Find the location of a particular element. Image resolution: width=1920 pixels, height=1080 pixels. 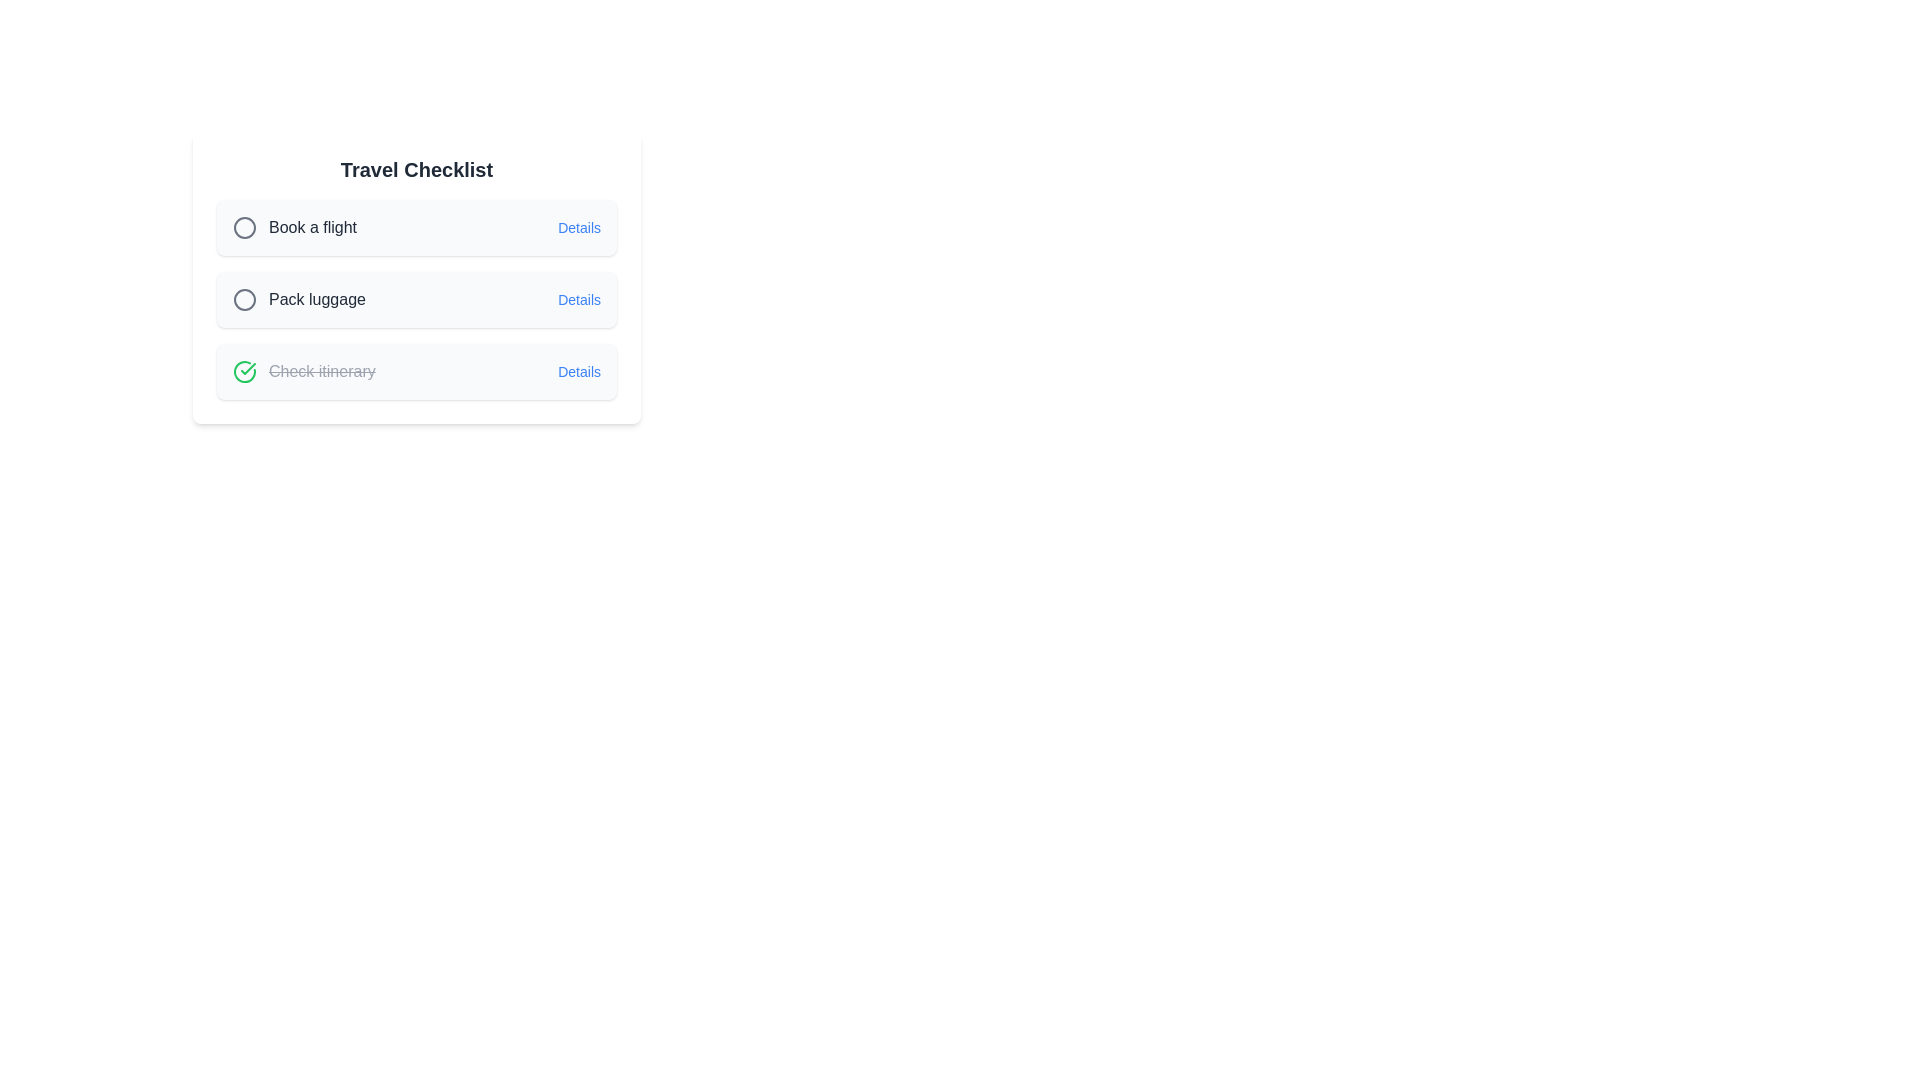

the second checklist task item under 'Travel Checklist', positioned below 'Book a flight' is located at coordinates (416, 277).